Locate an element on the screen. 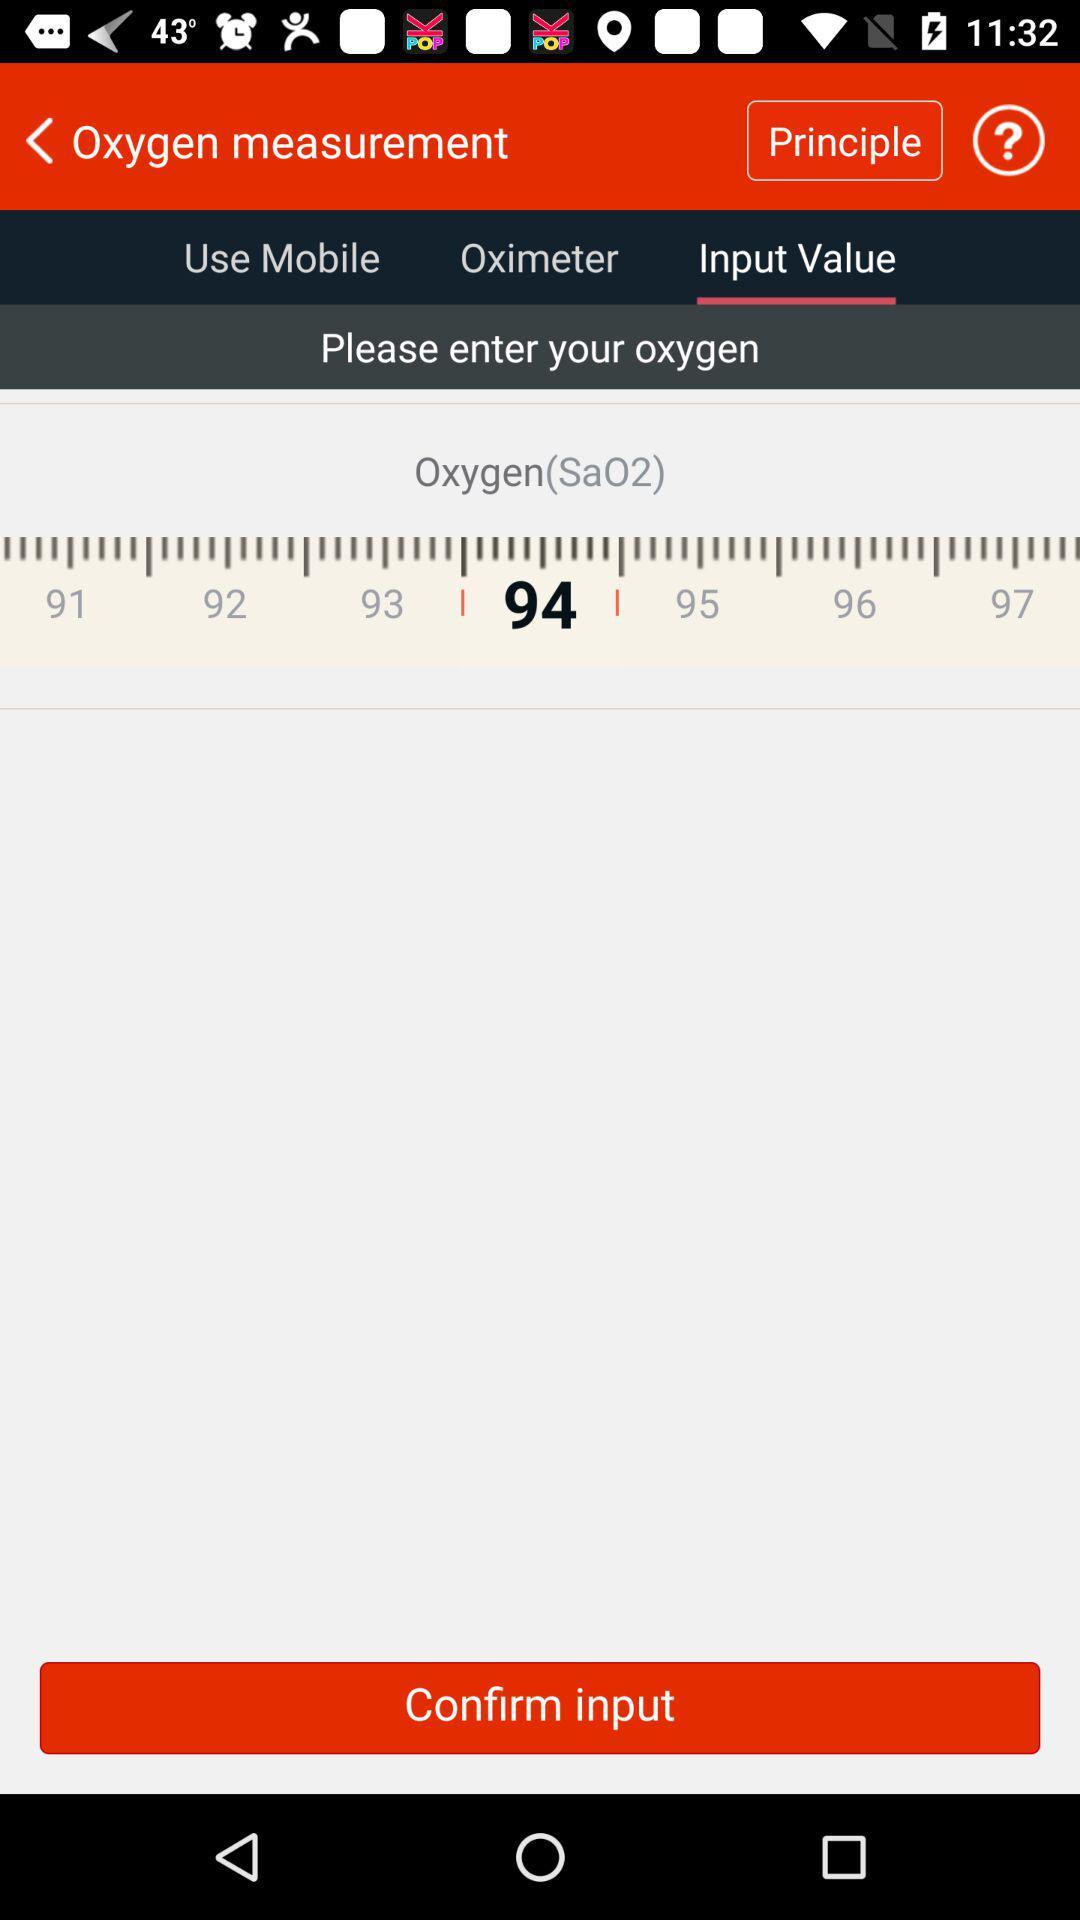 The height and width of the screenshot is (1920, 1080). help is located at coordinates (1008, 139).